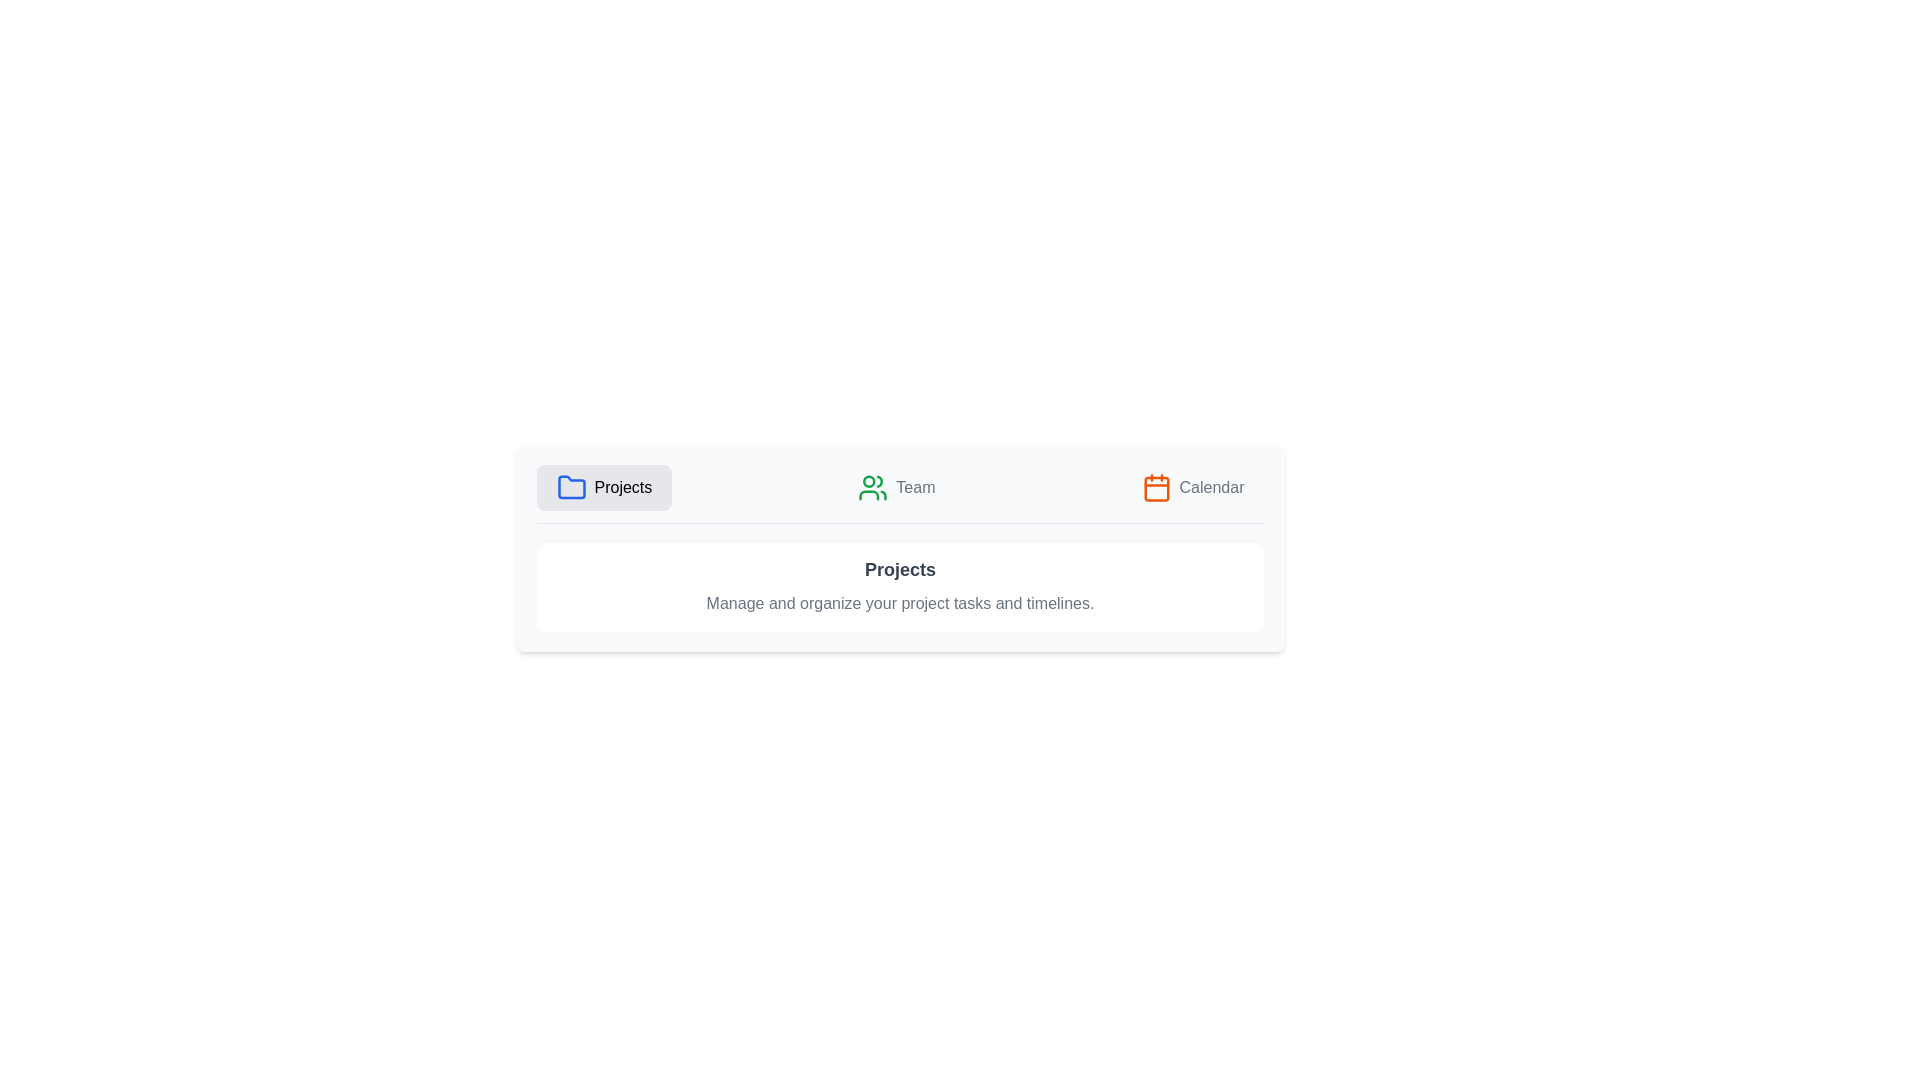 Image resolution: width=1920 pixels, height=1080 pixels. What do you see at coordinates (895, 488) in the screenshot?
I see `the Team tab in the ProjectTabs component` at bounding box center [895, 488].